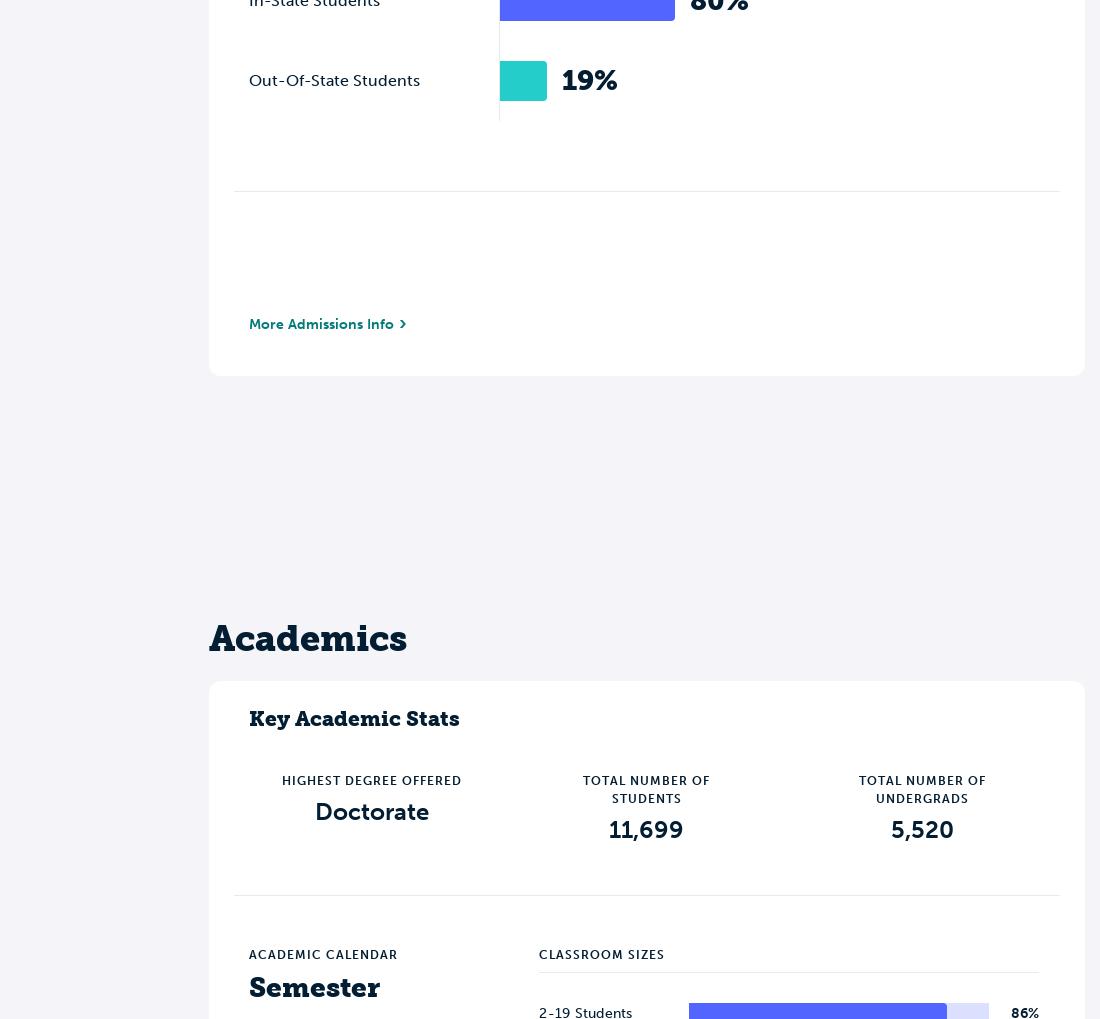 This screenshot has height=1019, width=1100. Describe the element at coordinates (646, 789) in the screenshot. I see `'Total Number of Students'` at that location.